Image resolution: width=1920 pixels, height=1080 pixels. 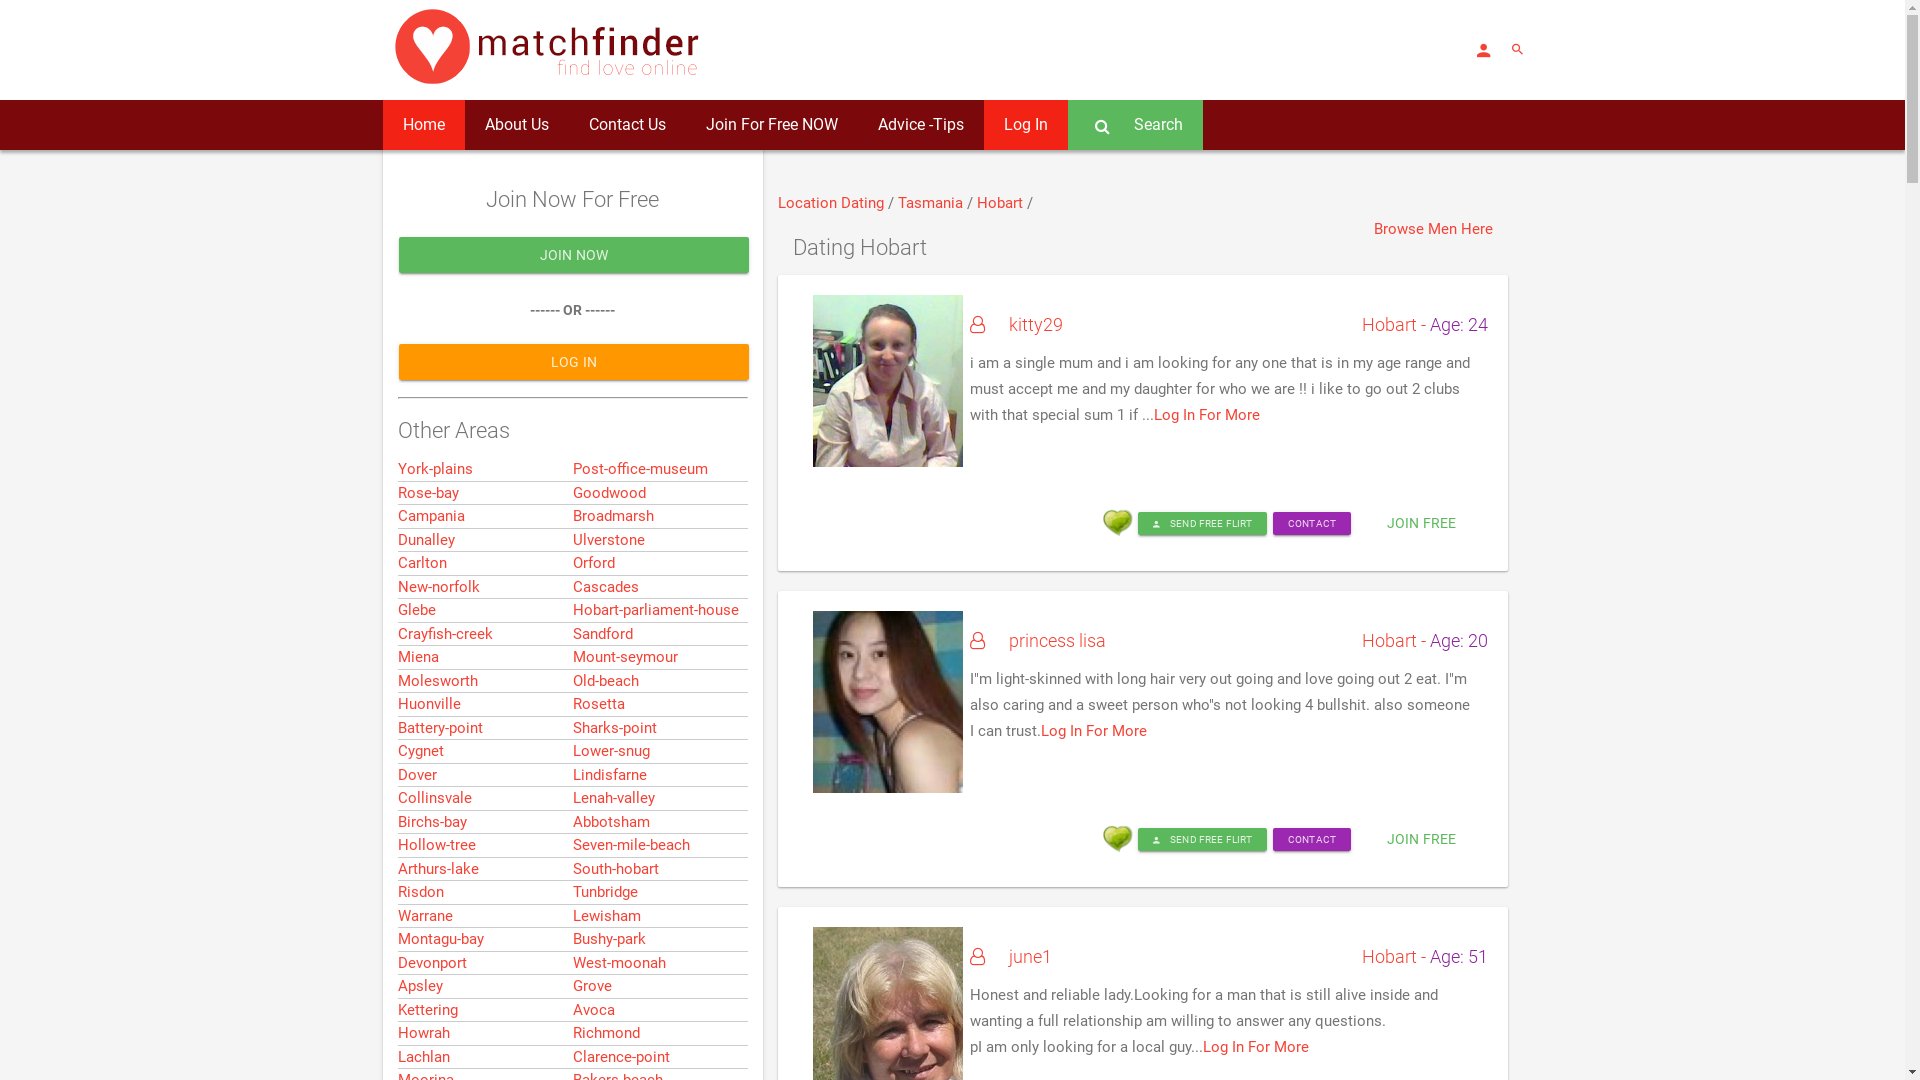 What do you see at coordinates (969, 955) in the screenshot?
I see `'june1'` at bounding box center [969, 955].